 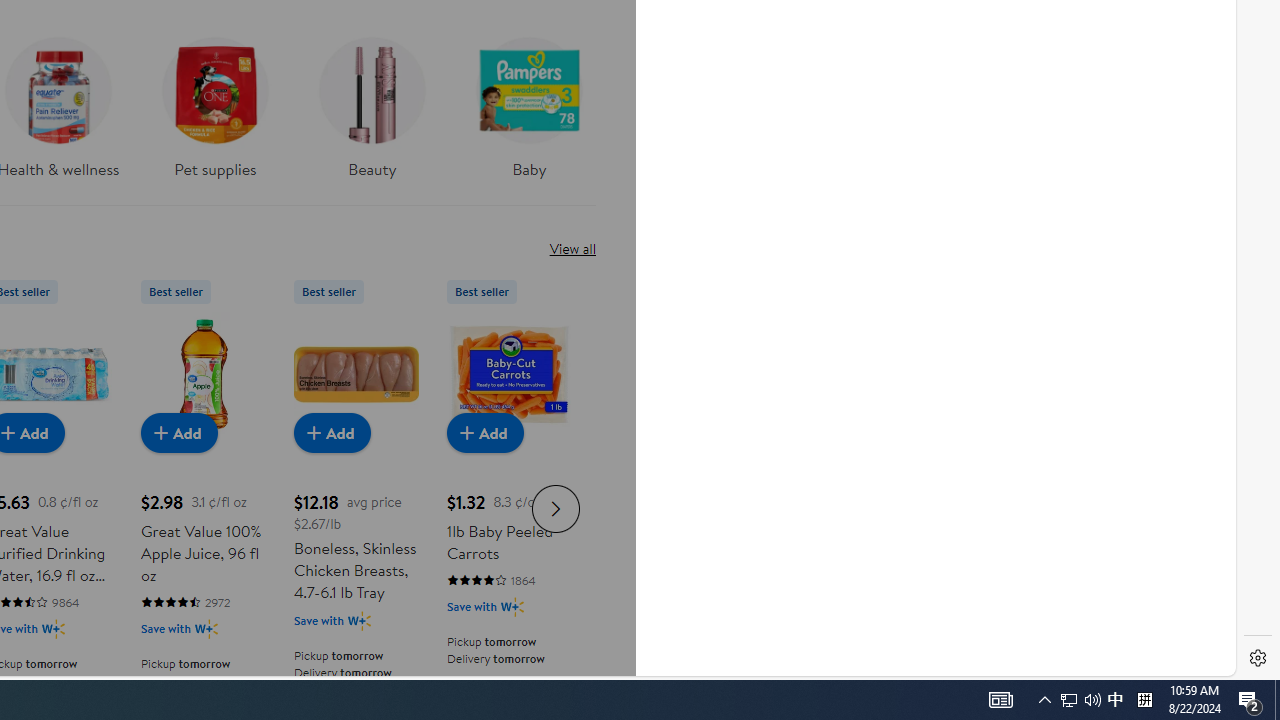 What do you see at coordinates (556, 507) in the screenshot?
I see `'Next slide for Product Carousel list'` at bounding box center [556, 507].